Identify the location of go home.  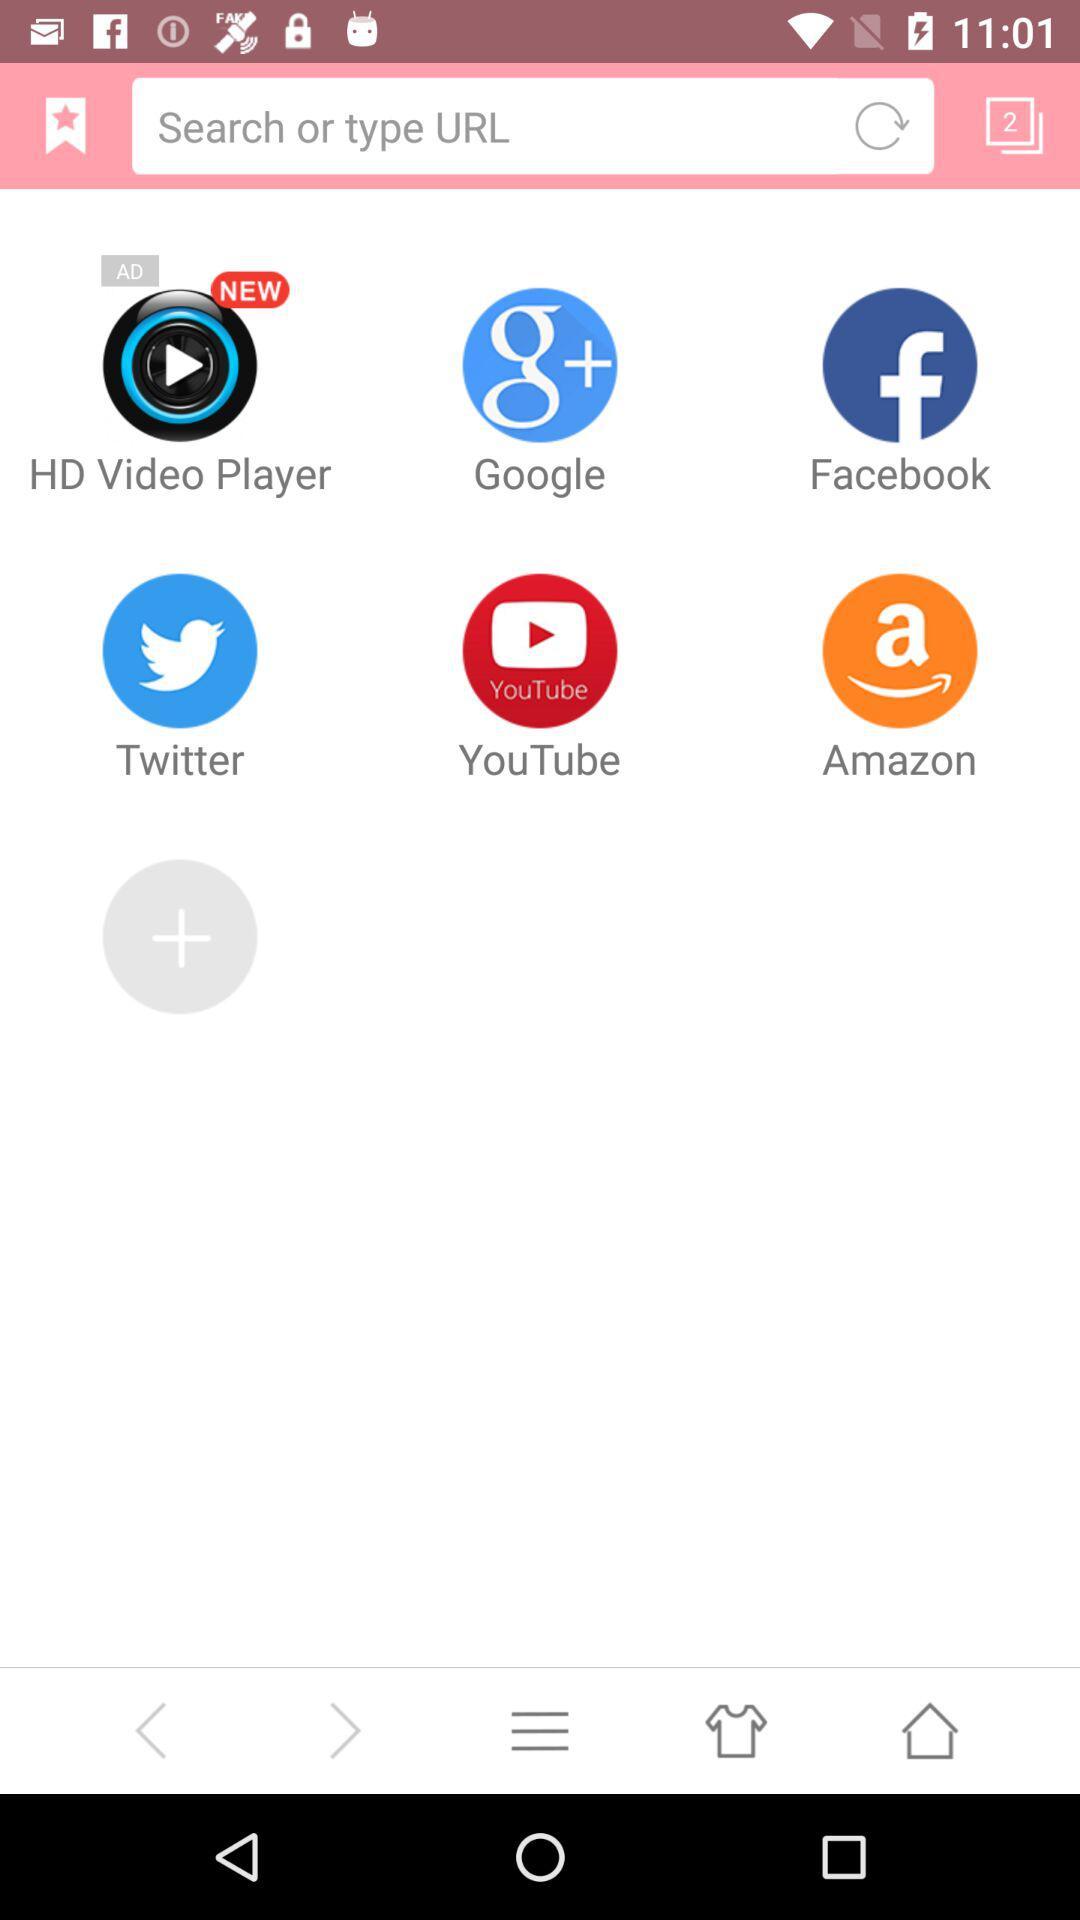
(929, 1729).